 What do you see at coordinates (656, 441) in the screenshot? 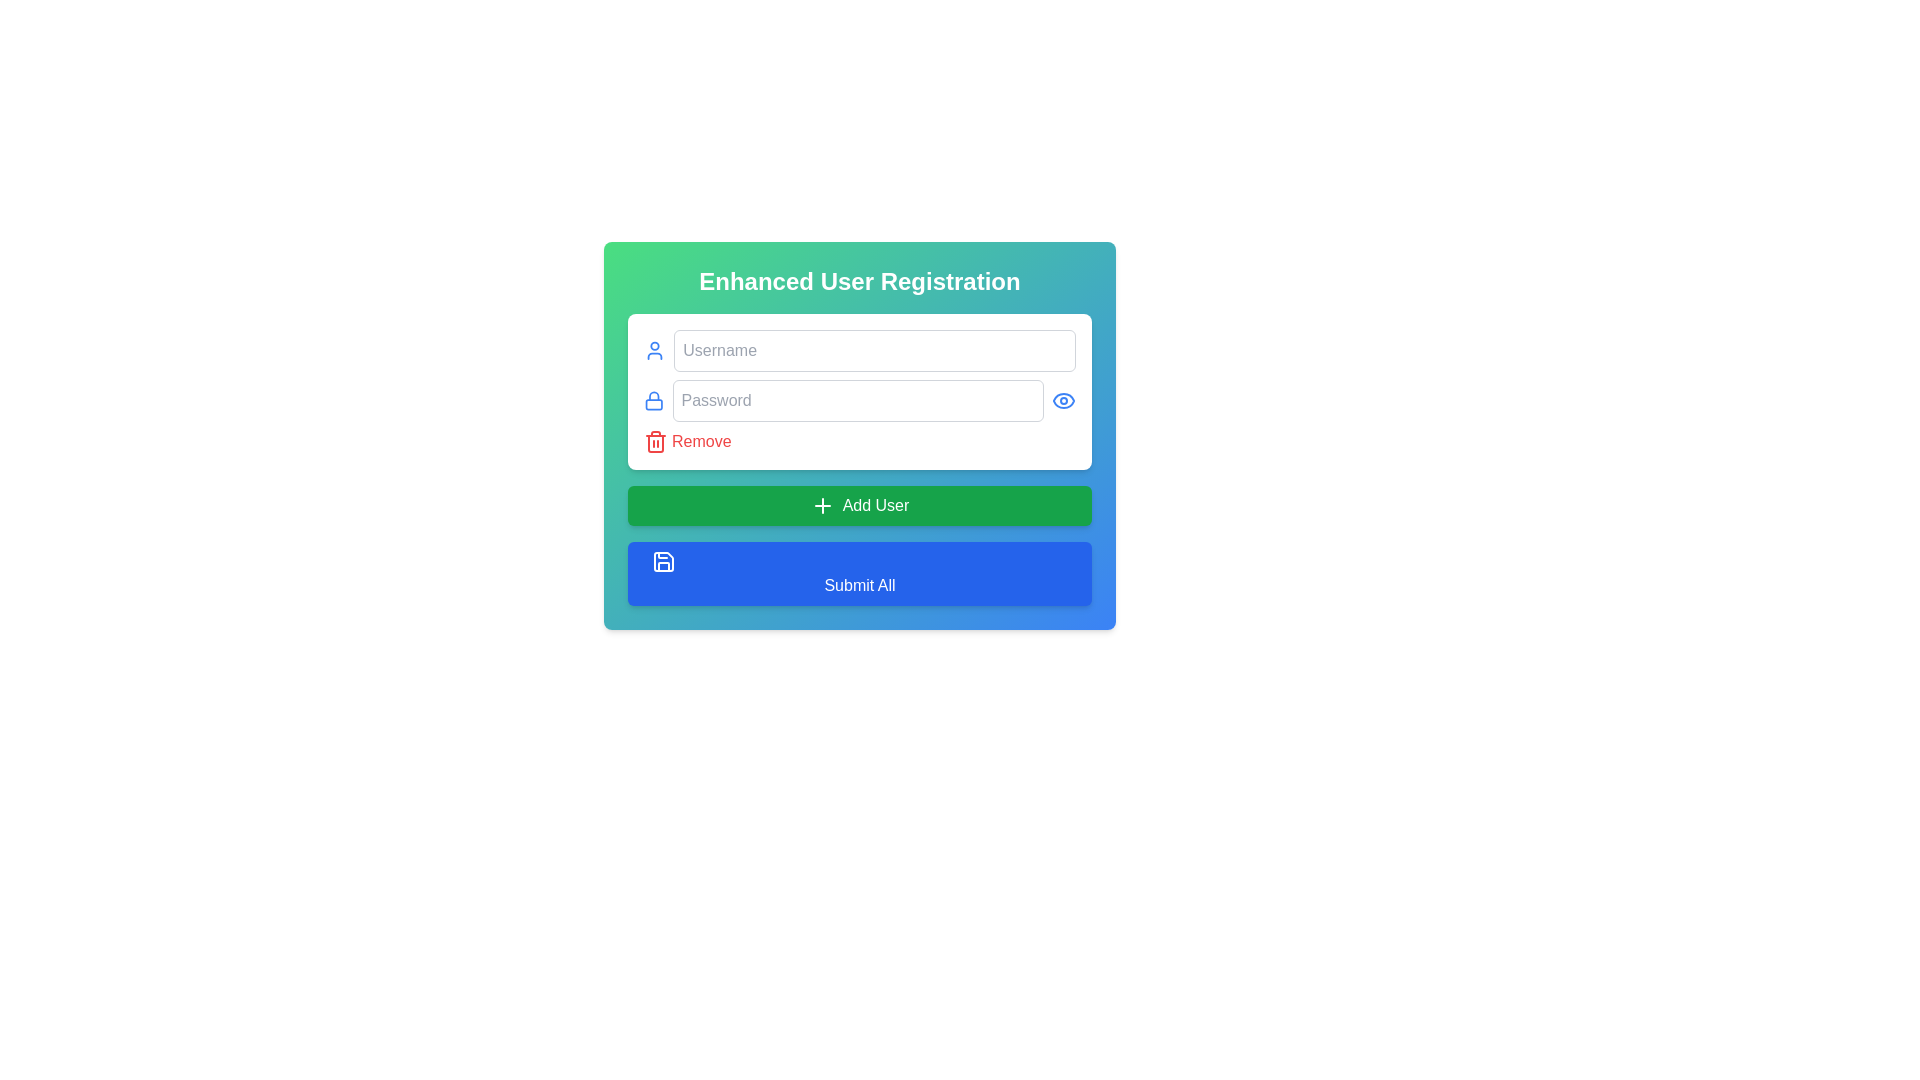
I see `the trash can icon button located directly under the password input field in the 'Enhanced User Registration' form` at bounding box center [656, 441].